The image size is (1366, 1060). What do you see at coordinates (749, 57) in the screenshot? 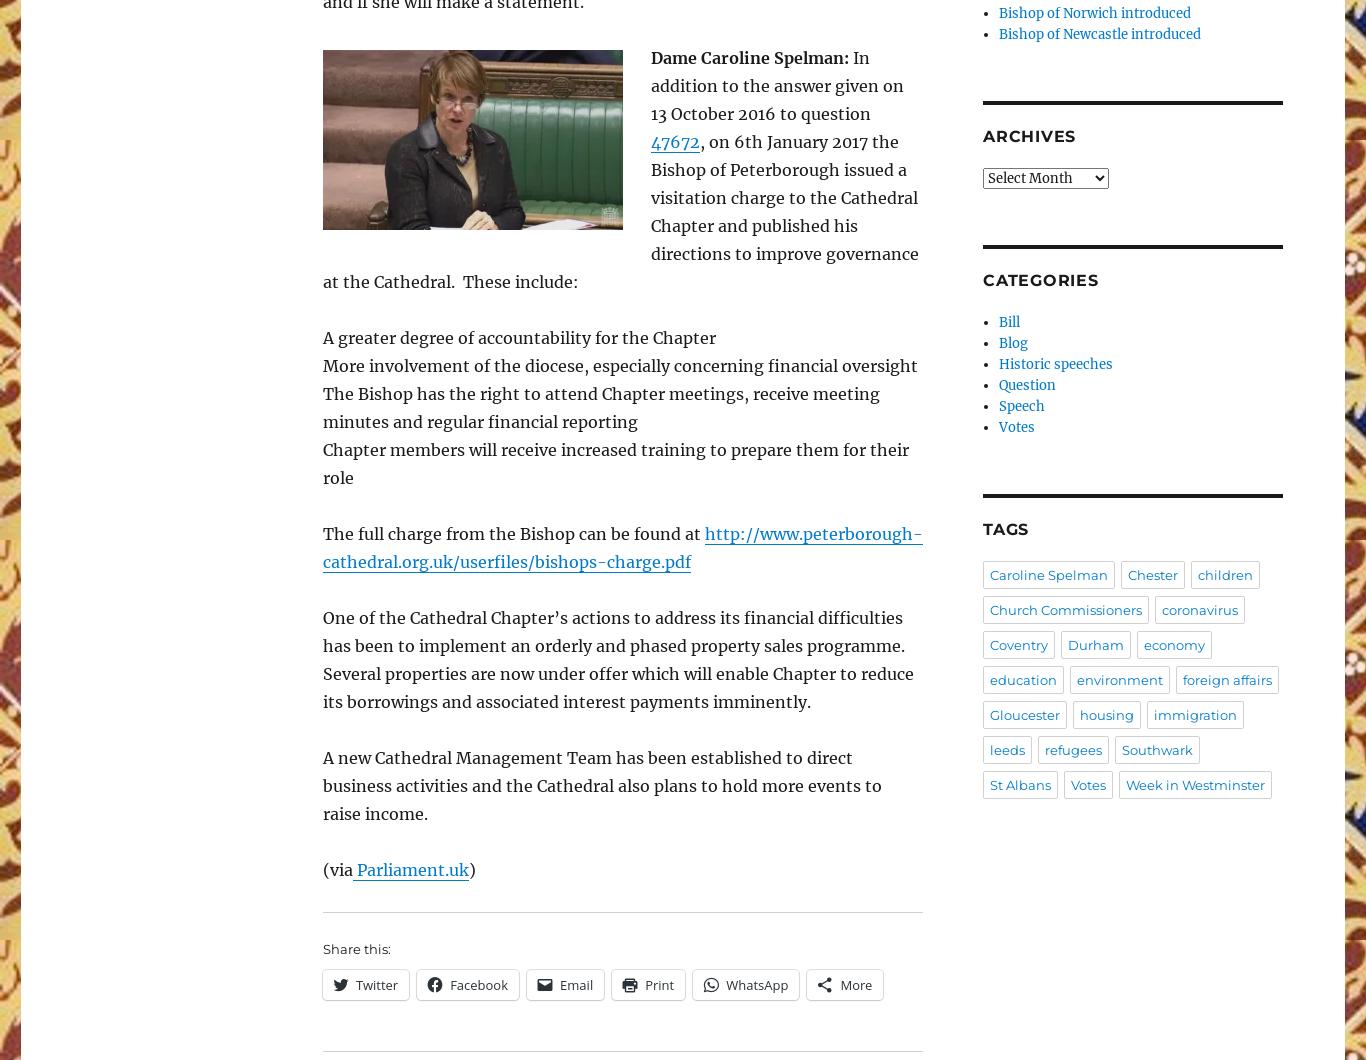
I see `'Dame Caroline Spelman:'` at bounding box center [749, 57].